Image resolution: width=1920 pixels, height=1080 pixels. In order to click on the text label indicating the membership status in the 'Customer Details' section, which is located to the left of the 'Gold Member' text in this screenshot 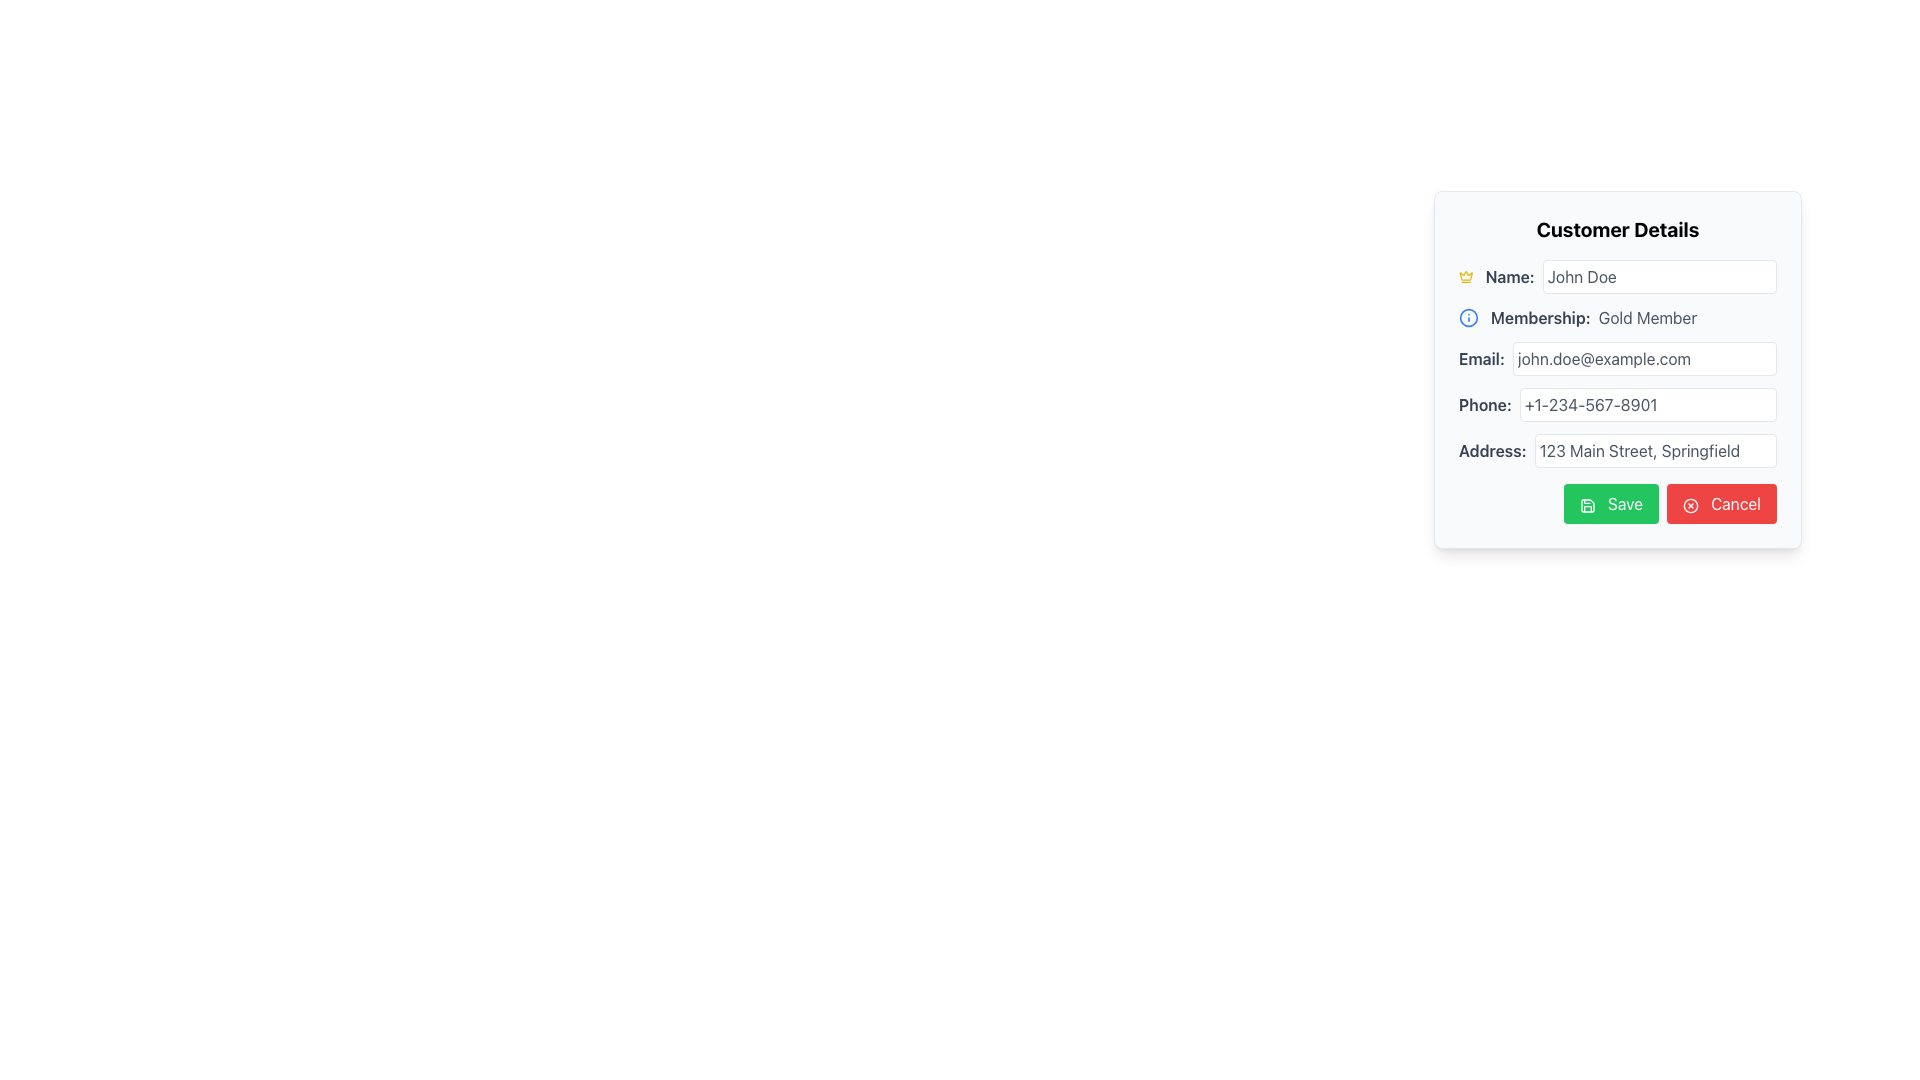, I will do `click(1539, 316)`.